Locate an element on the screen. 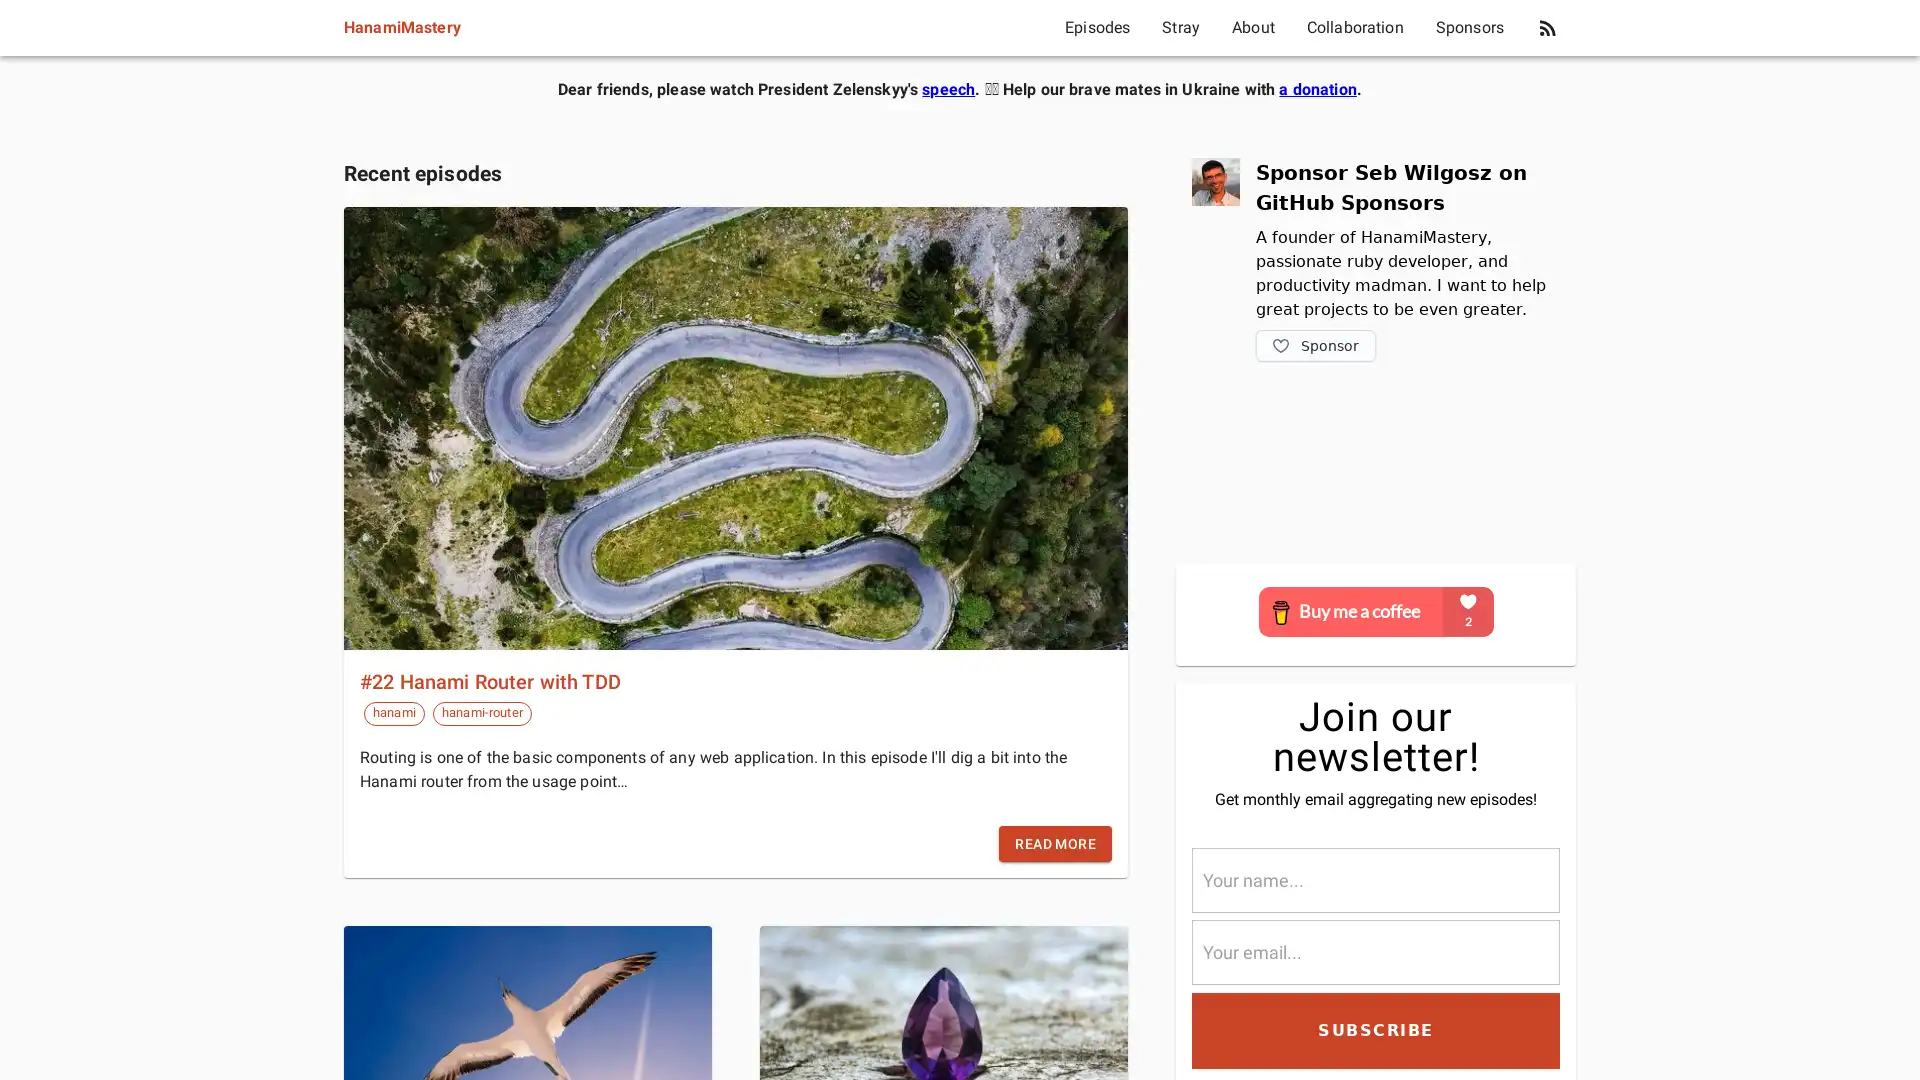 This screenshot has width=1920, height=1080. hanami-router is located at coordinates (481, 712).